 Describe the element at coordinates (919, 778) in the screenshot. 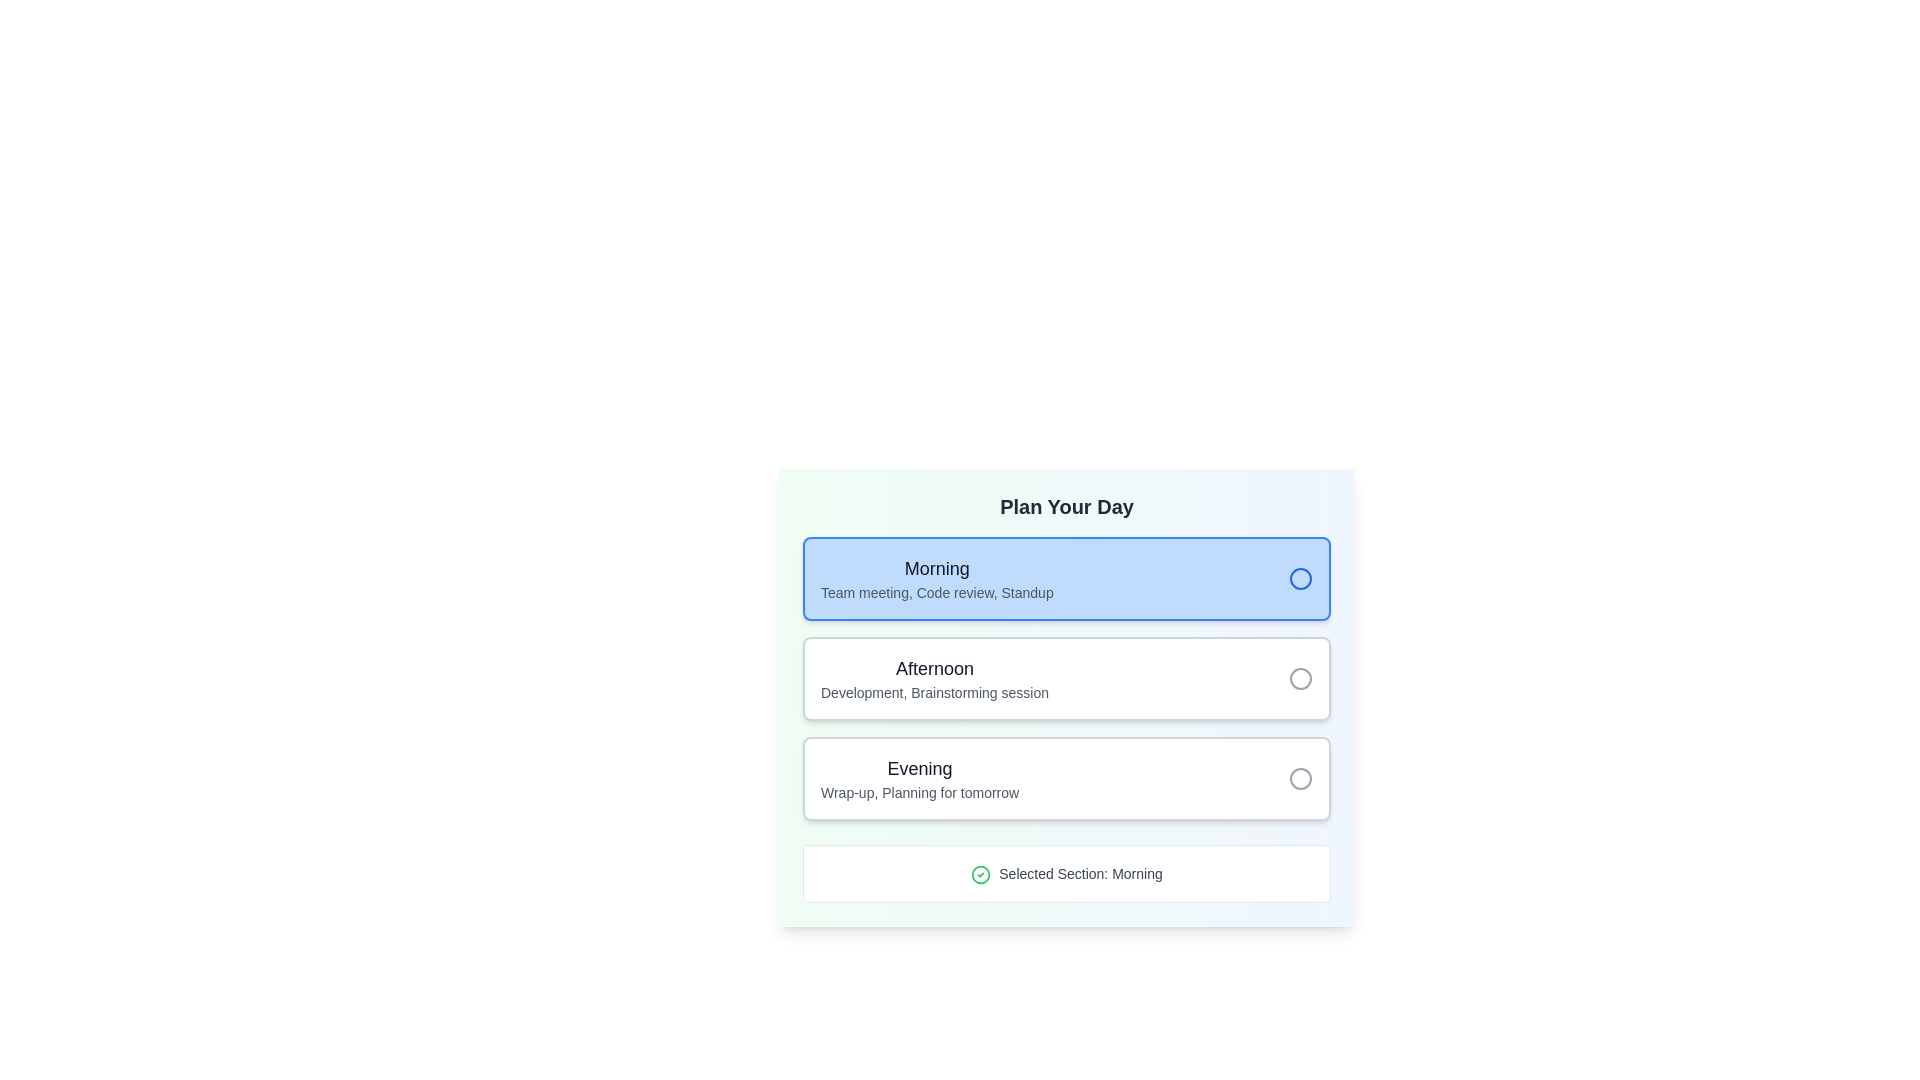

I see `the third list item representing the evening planning section in the planning interface` at that location.